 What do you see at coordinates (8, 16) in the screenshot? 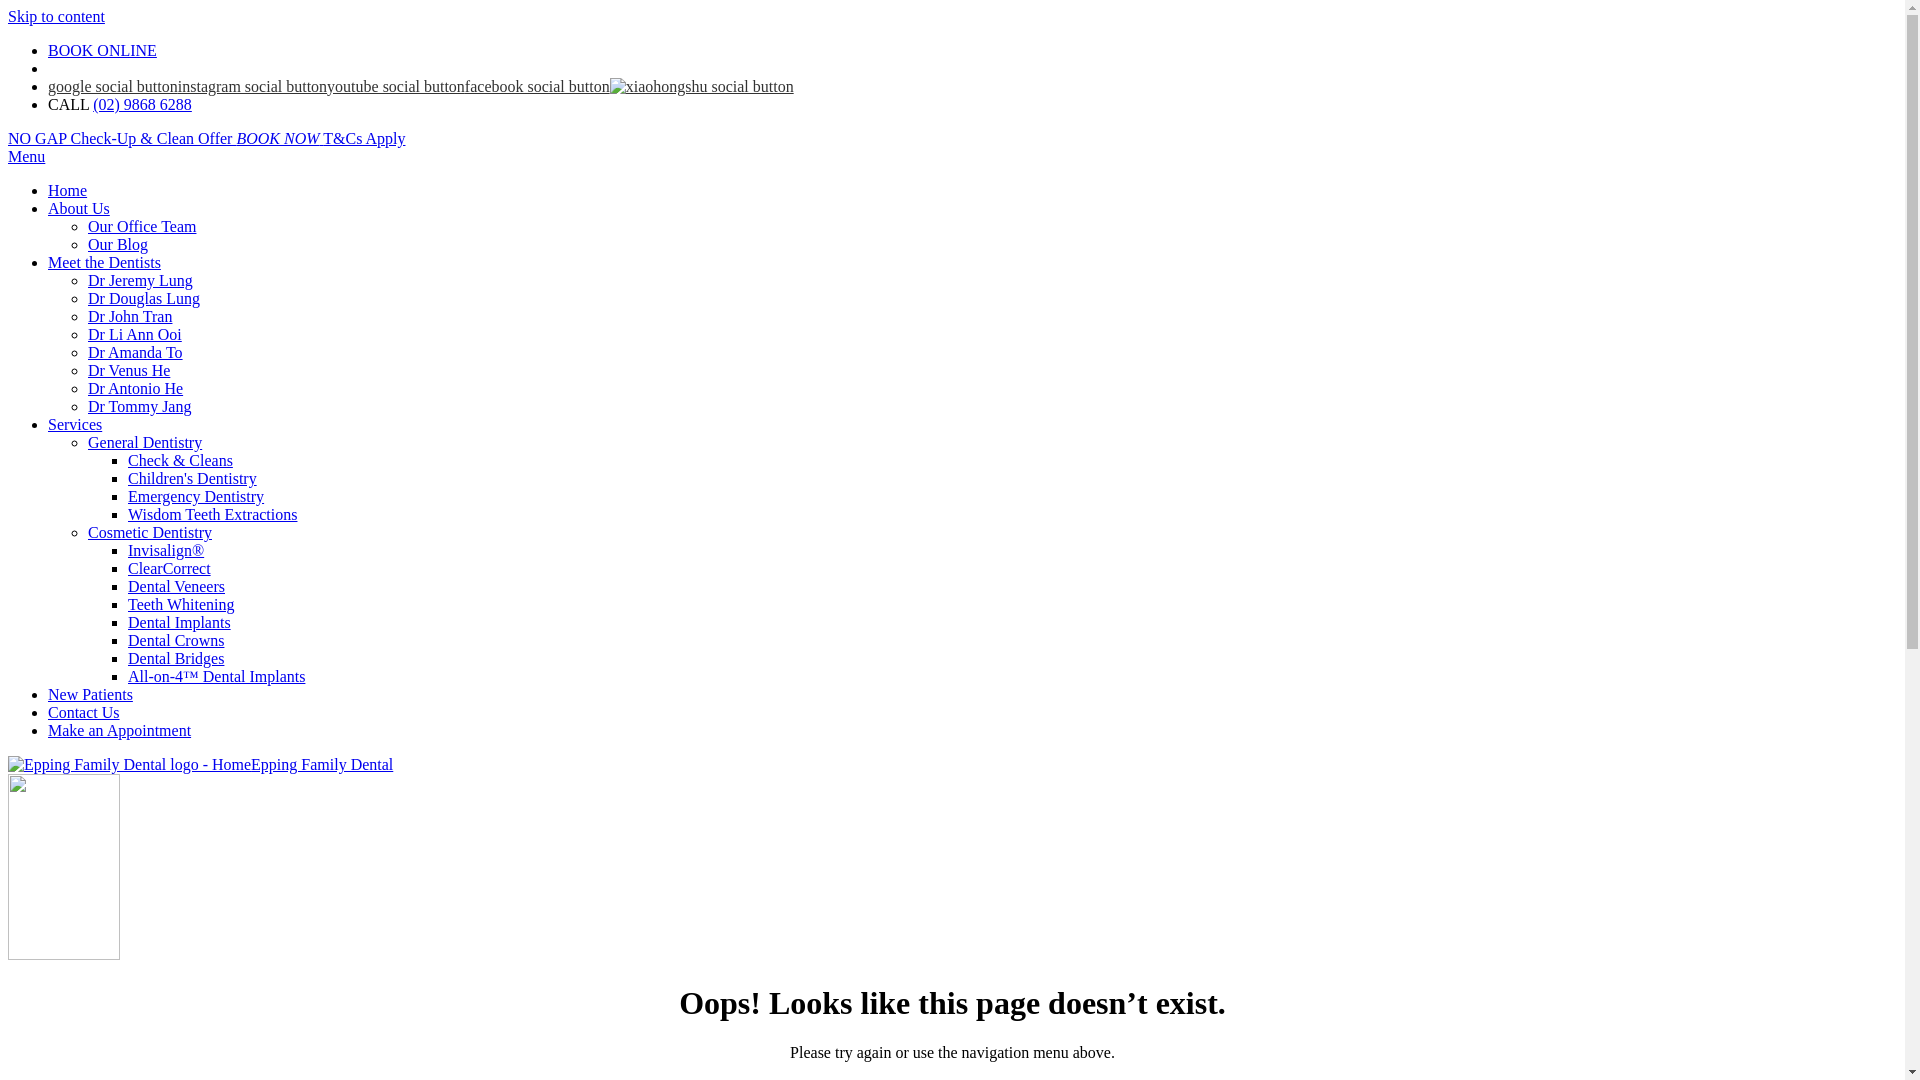
I see `'Skip to content'` at bounding box center [8, 16].